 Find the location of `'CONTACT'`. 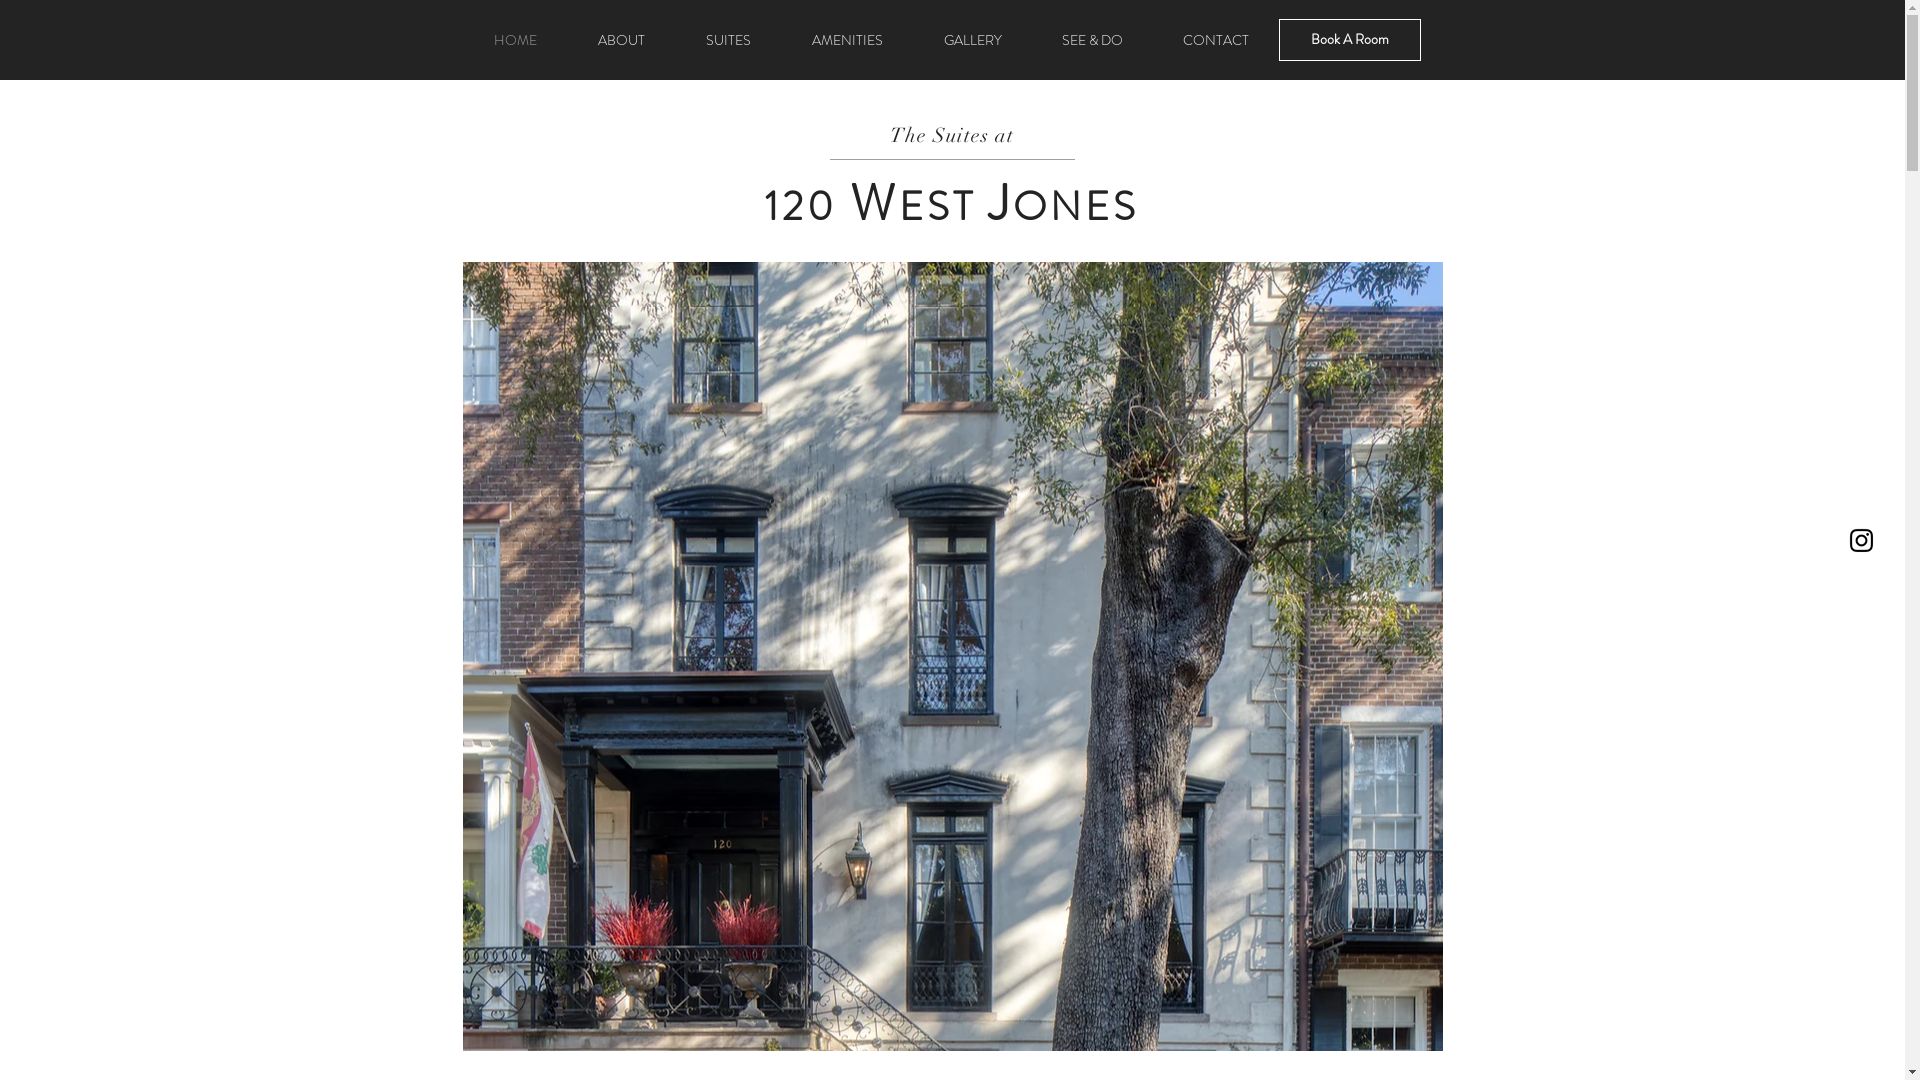

'CONTACT' is located at coordinates (1152, 39).